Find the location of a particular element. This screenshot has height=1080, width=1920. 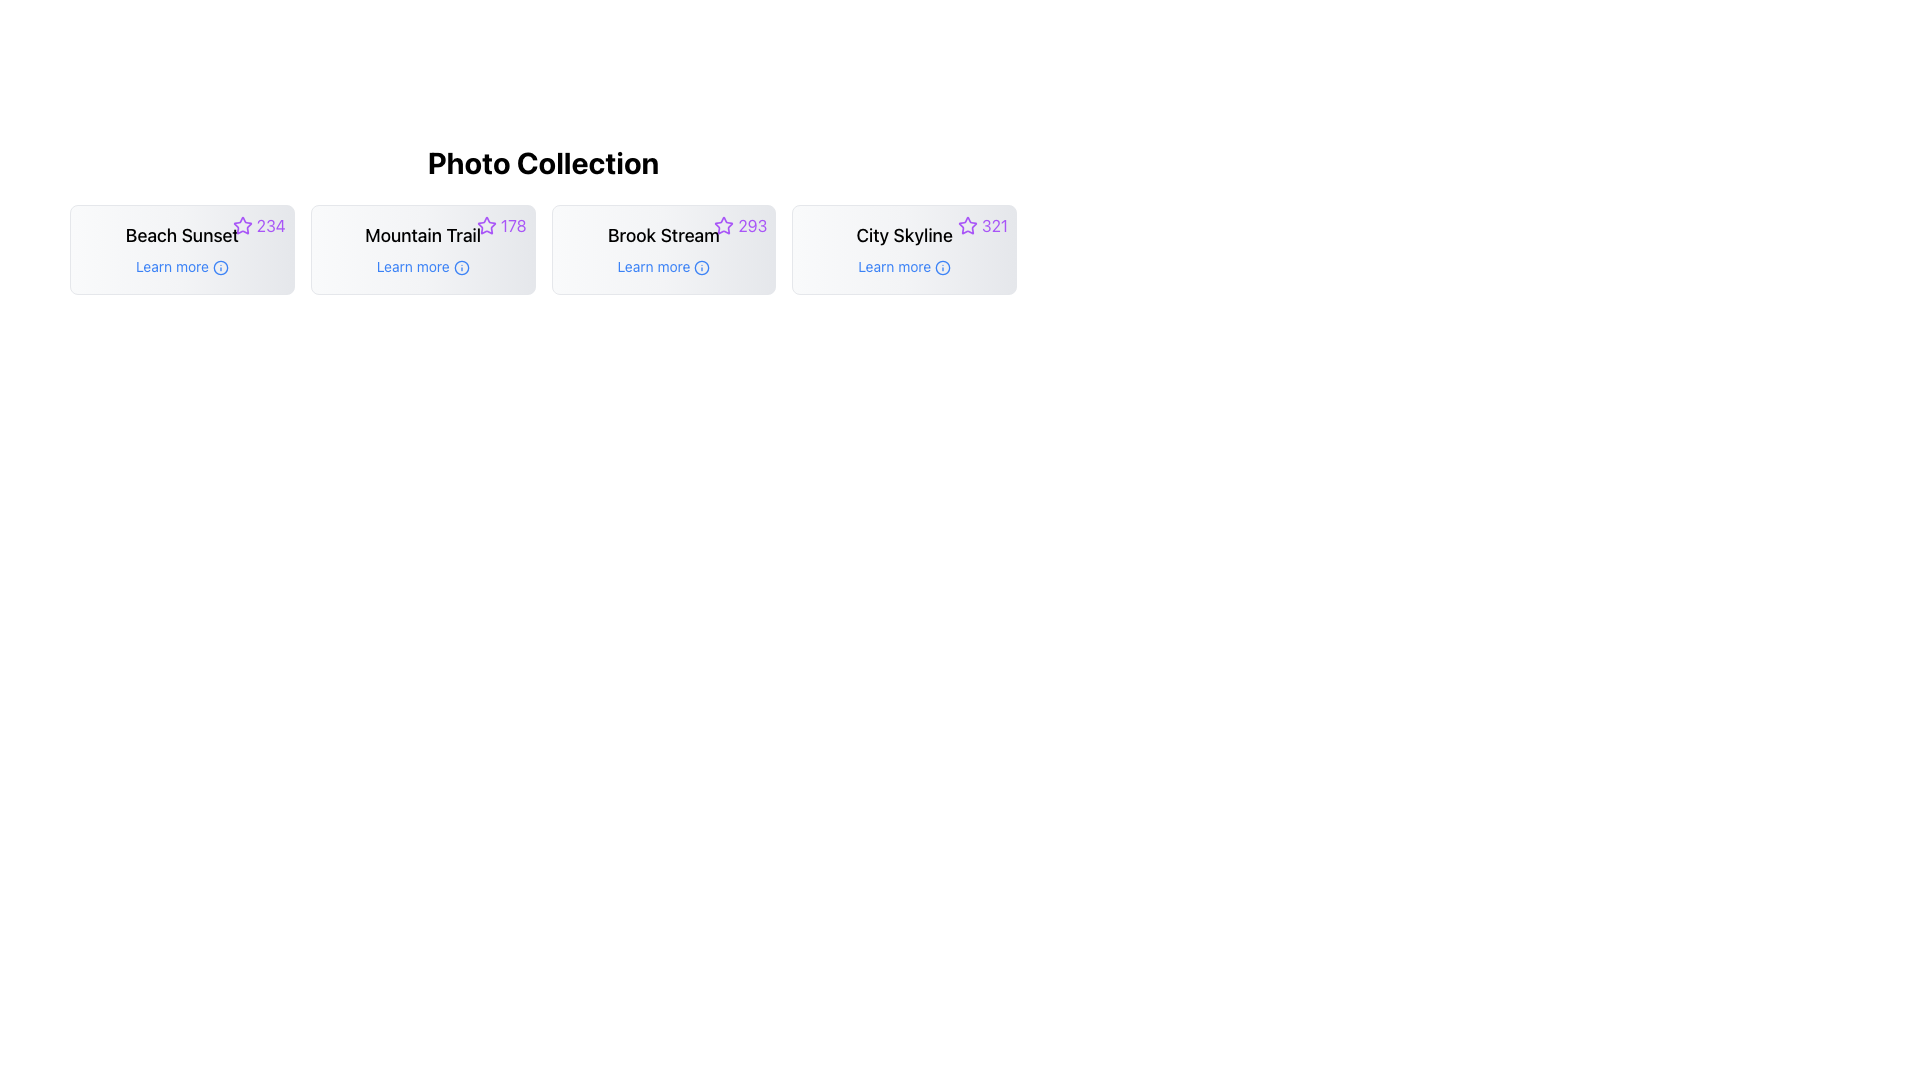

the blue circular information icon adjacent to the 'Learn more' label in the 'Beach Sunset' section is located at coordinates (220, 267).